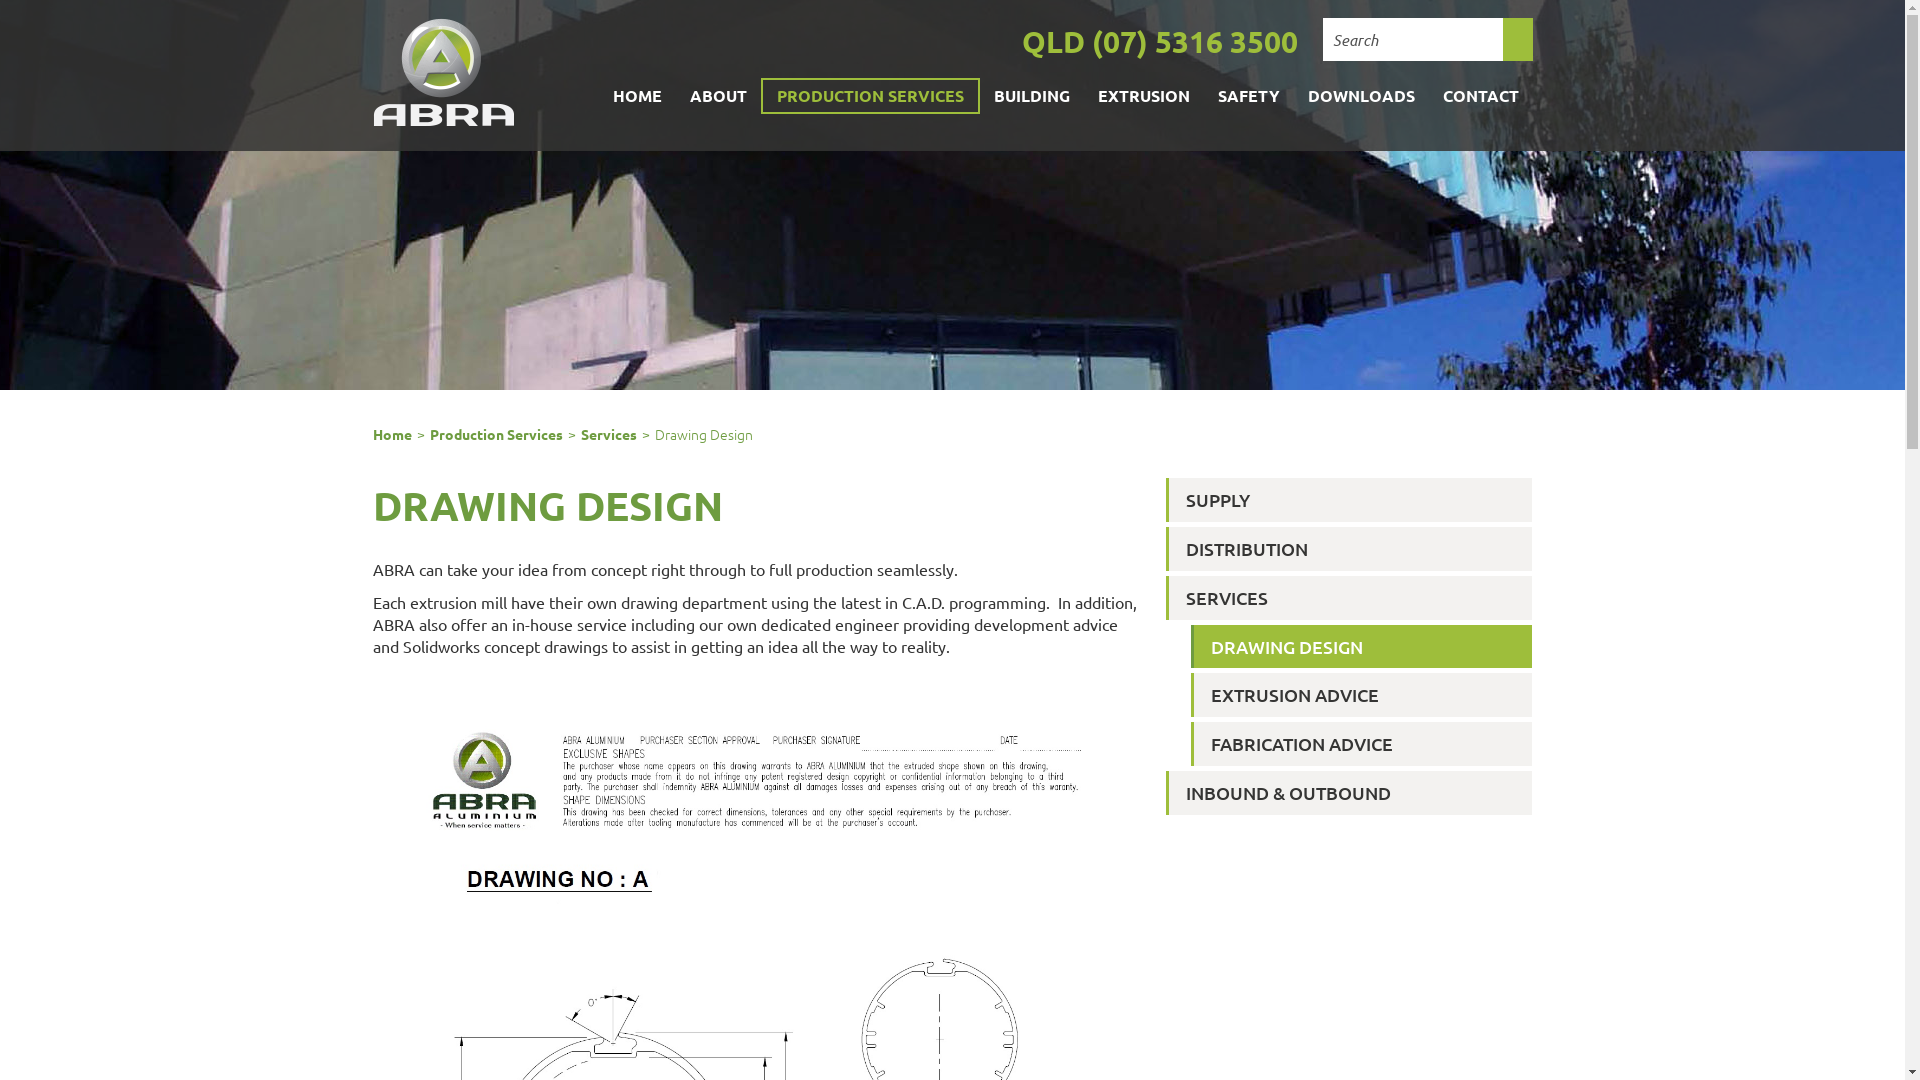 This screenshot has width=1920, height=1080. I want to click on 'INBOUND & OUTBOUND', so click(1349, 792).